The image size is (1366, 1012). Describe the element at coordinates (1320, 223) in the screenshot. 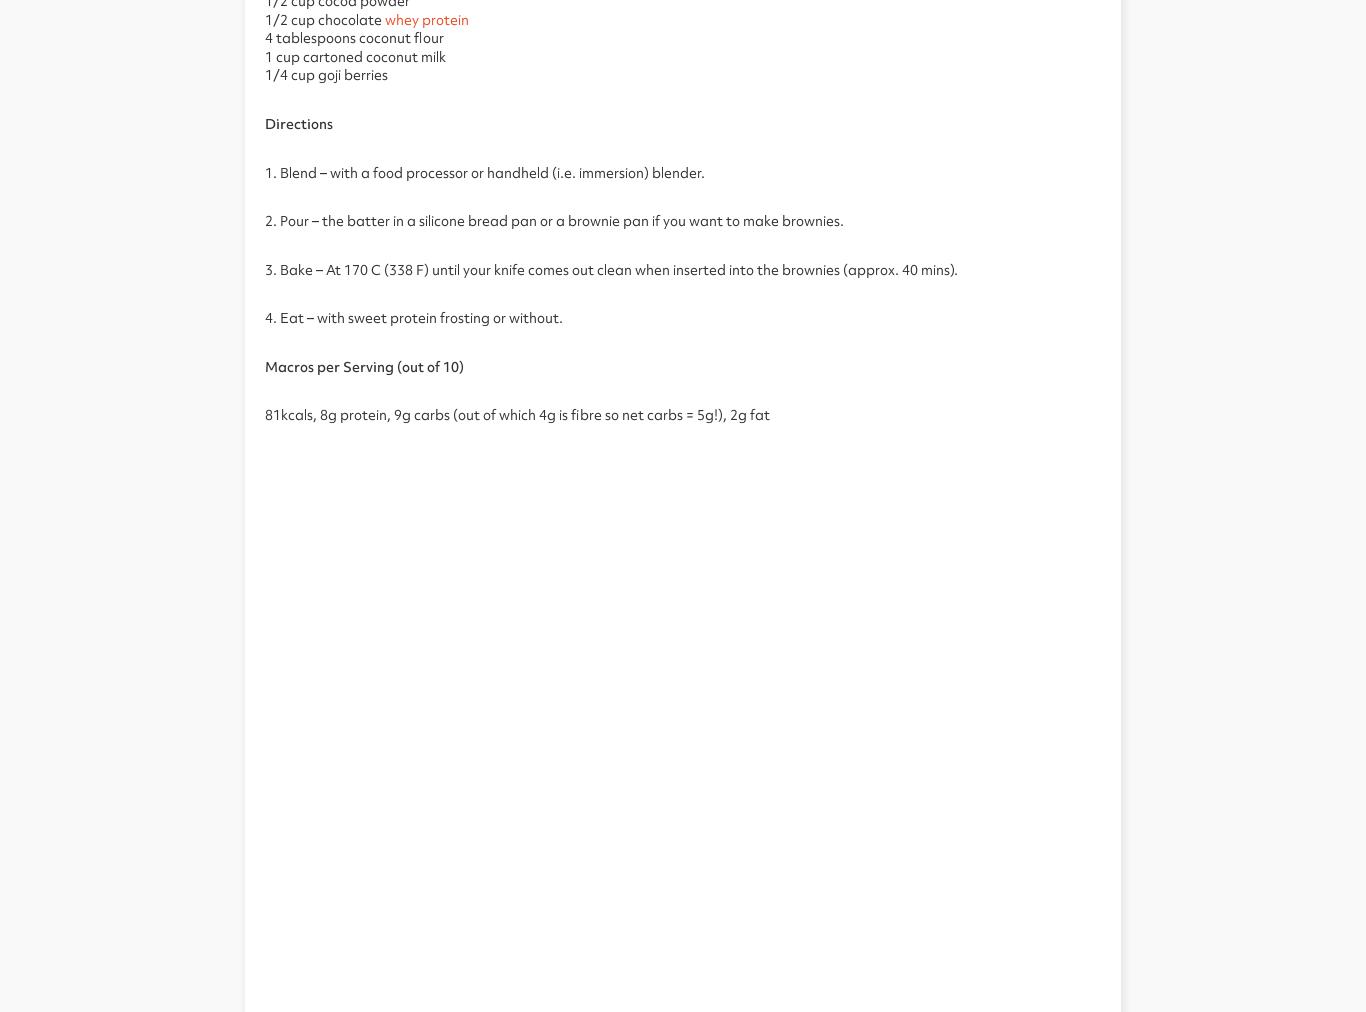

I see `'Sitemap'` at that location.